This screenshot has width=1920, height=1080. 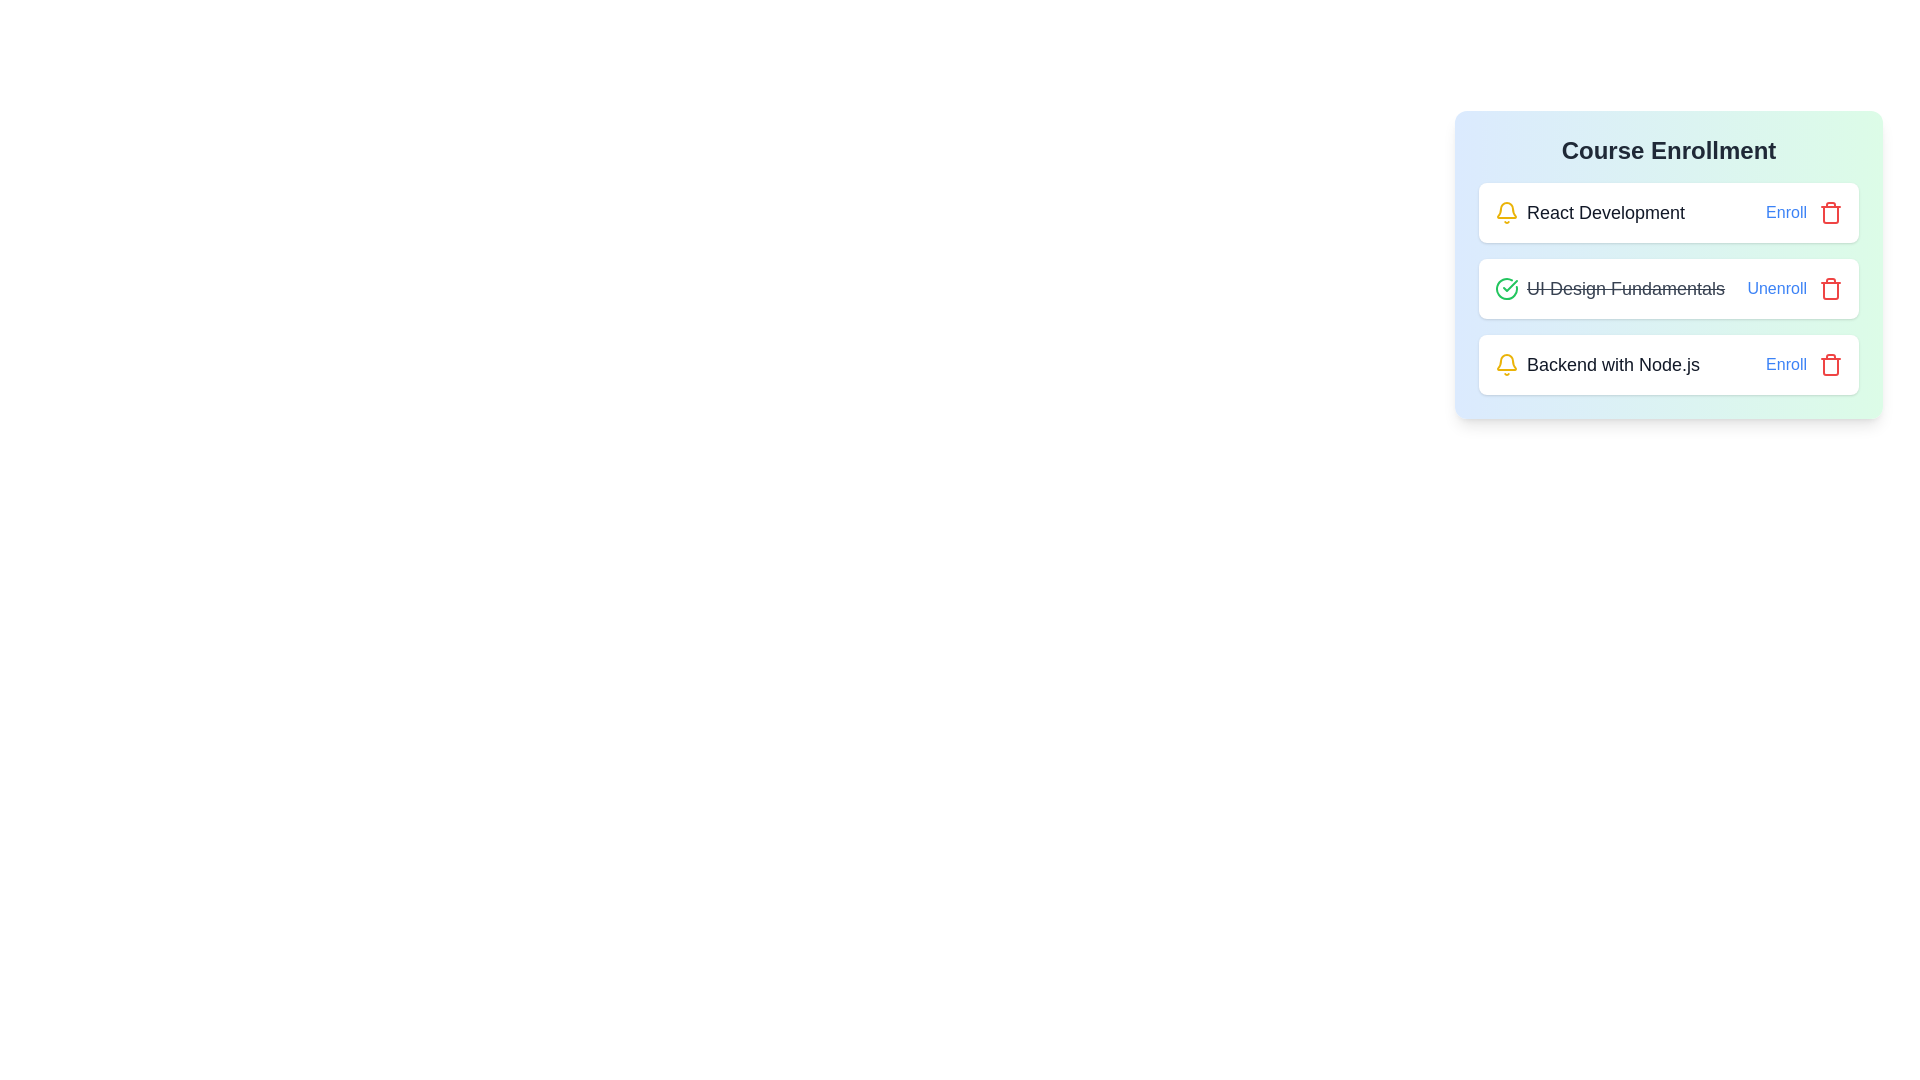 What do you see at coordinates (1830, 212) in the screenshot?
I see `the remove button for the course React Development` at bounding box center [1830, 212].